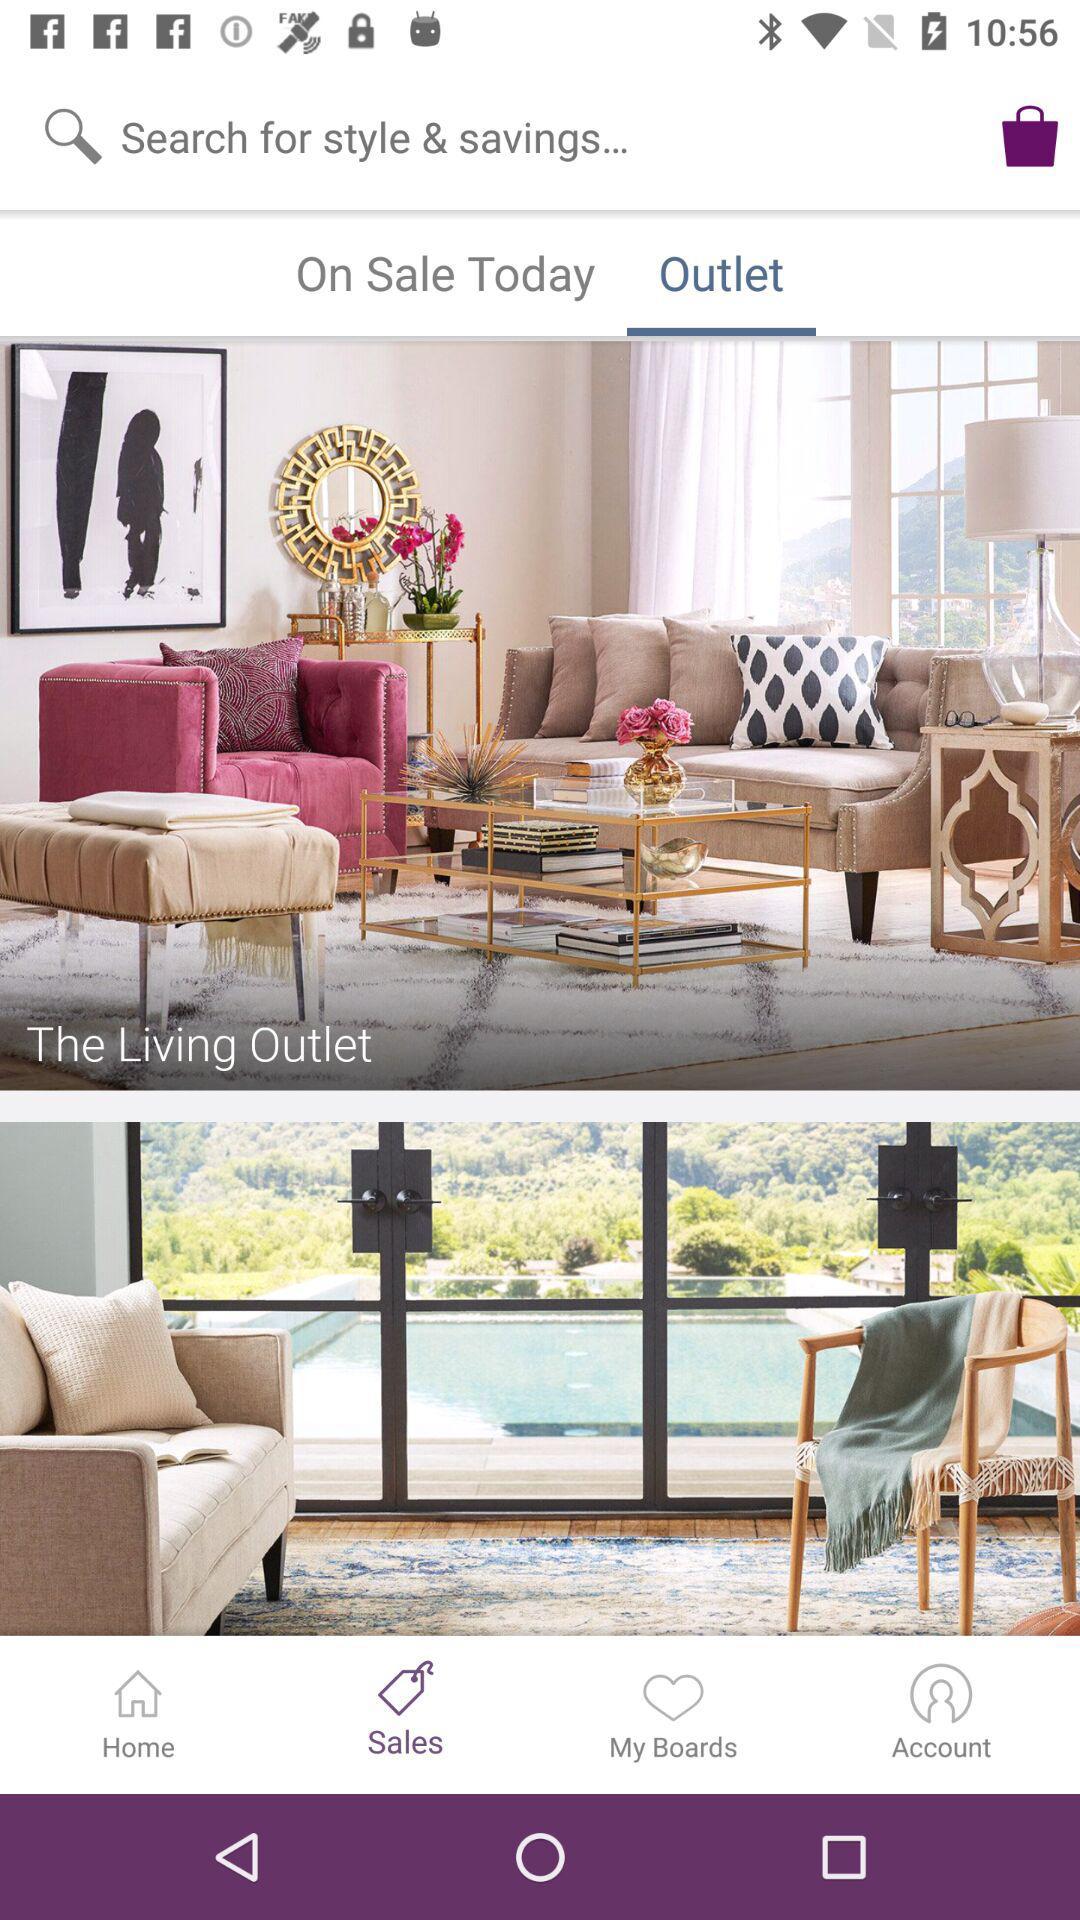  What do you see at coordinates (941, 1692) in the screenshot?
I see `the icon on the bottom right corner of the web page` at bounding box center [941, 1692].